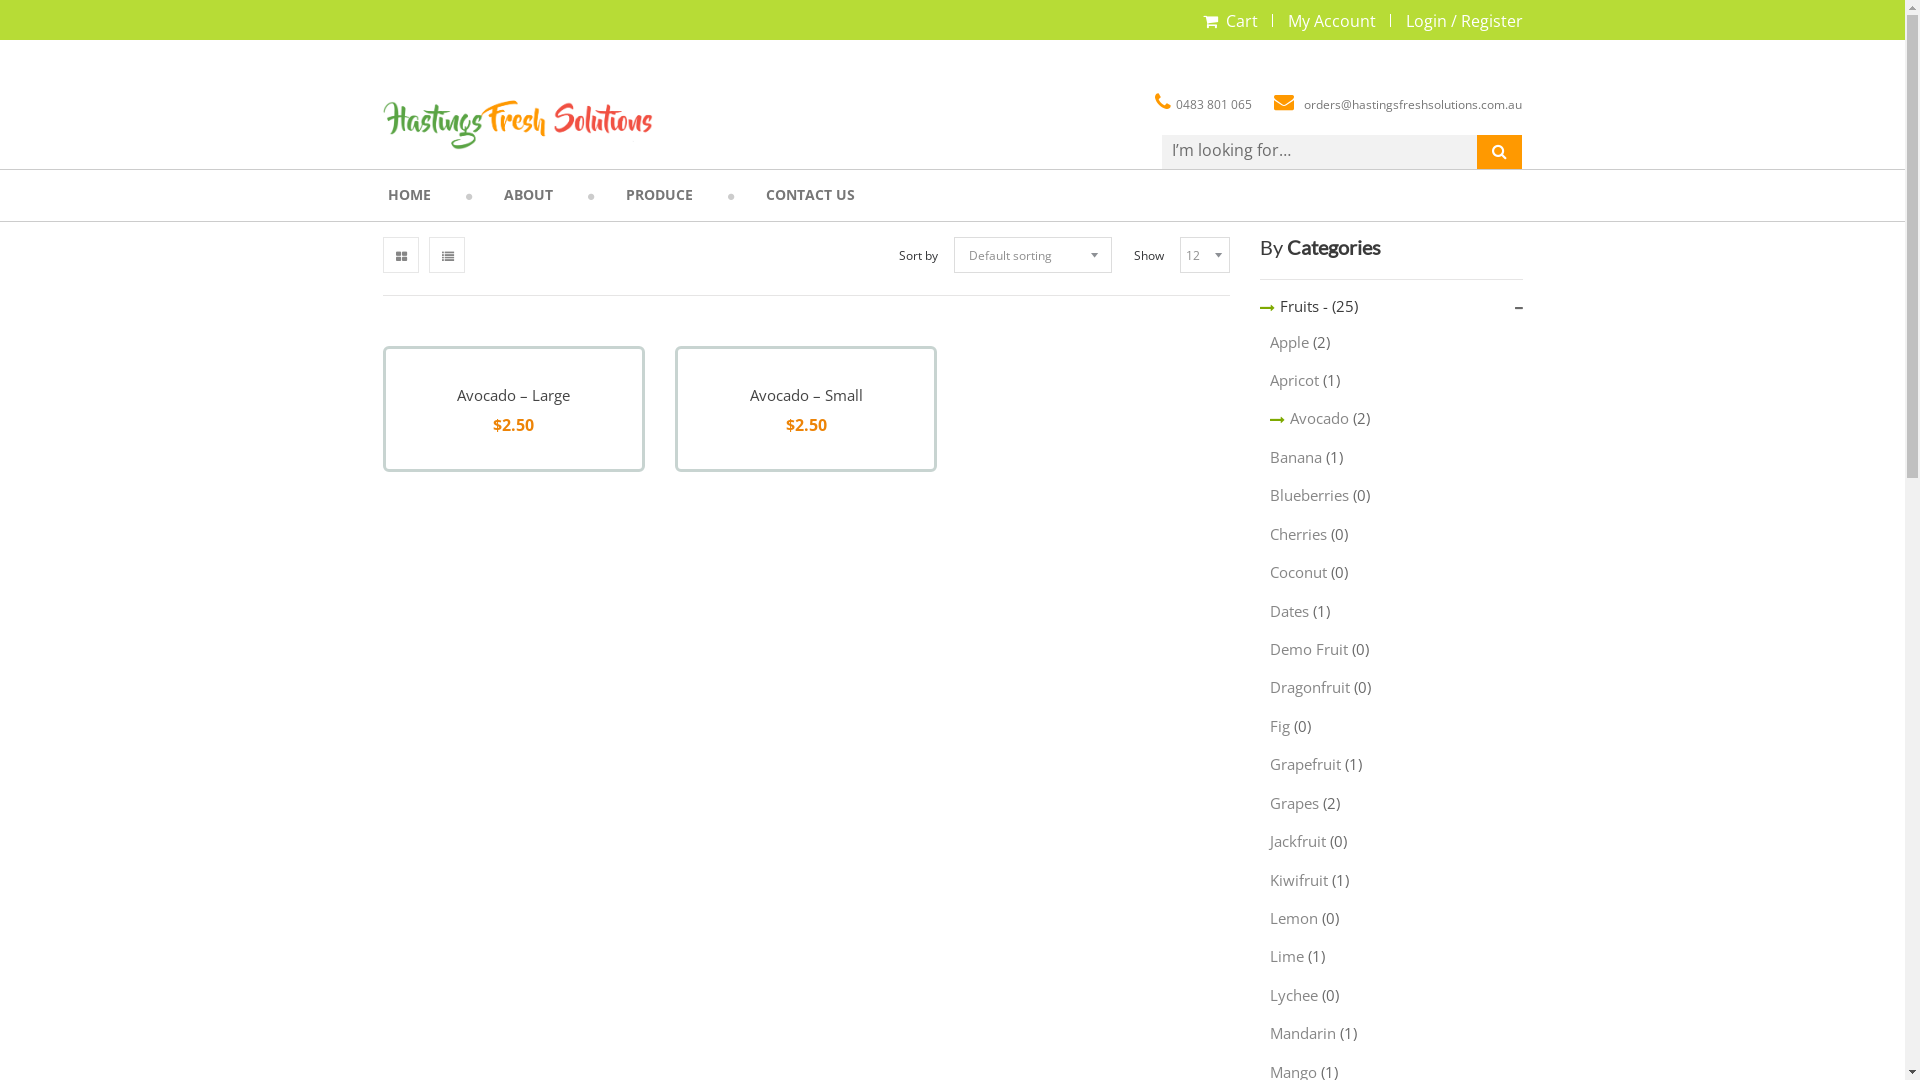 This screenshot has width=1920, height=1080. I want to click on 'orders@hastingsfreshsolutions.com.au', so click(1387, 104).